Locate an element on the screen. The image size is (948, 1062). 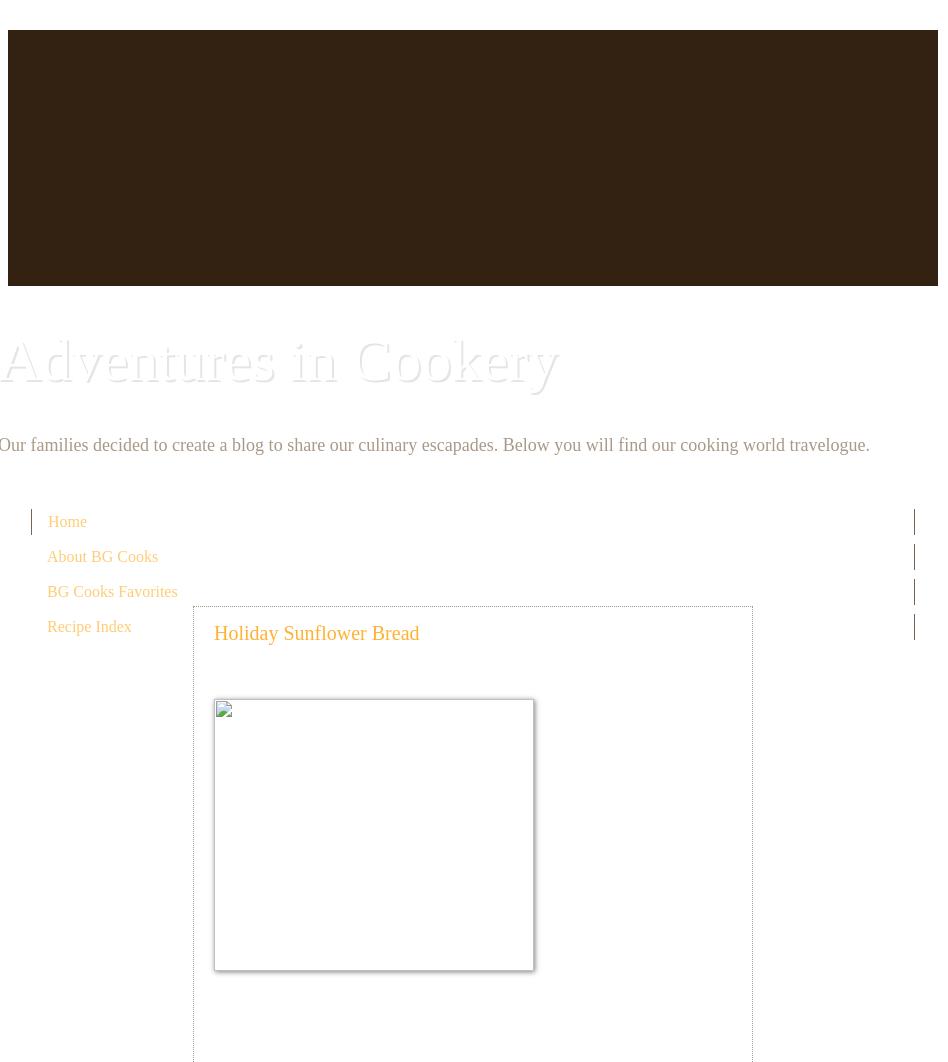
'Recipe Index' is located at coordinates (89, 625).